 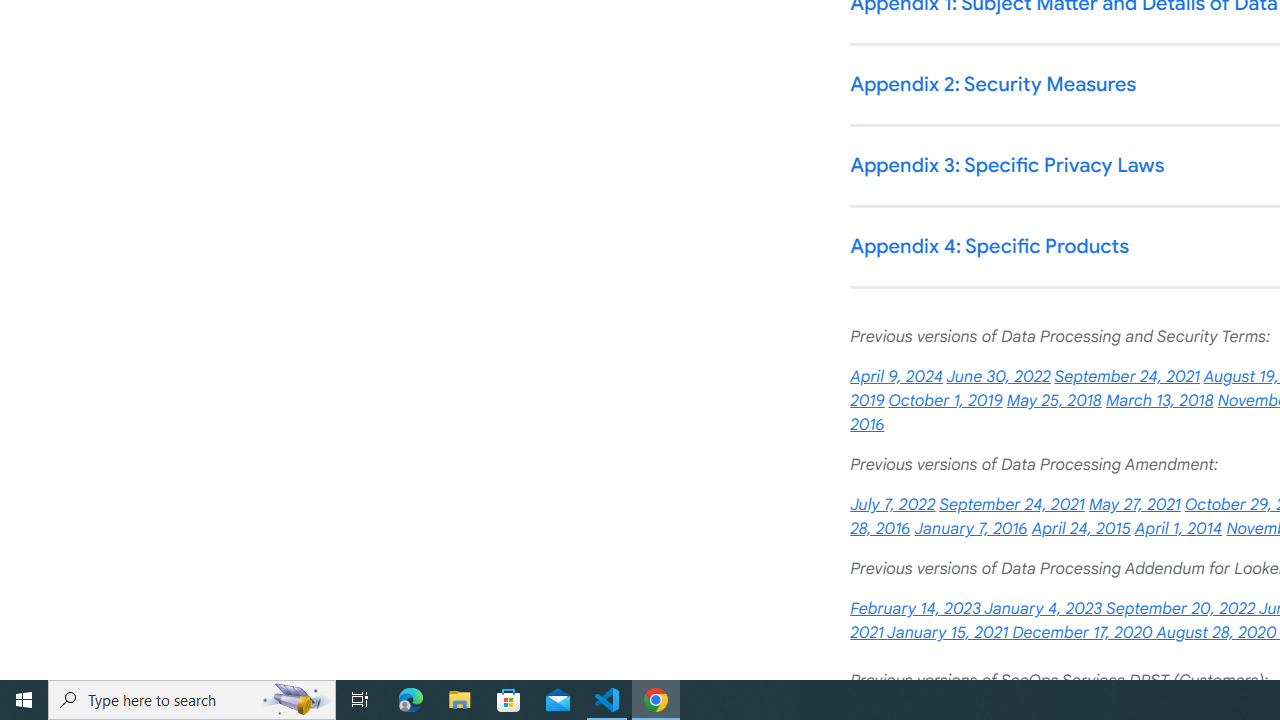 What do you see at coordinates (1159, 401) in the screenshot?
I see `'March 13, 2018'` at bounding box center [1159, 401].